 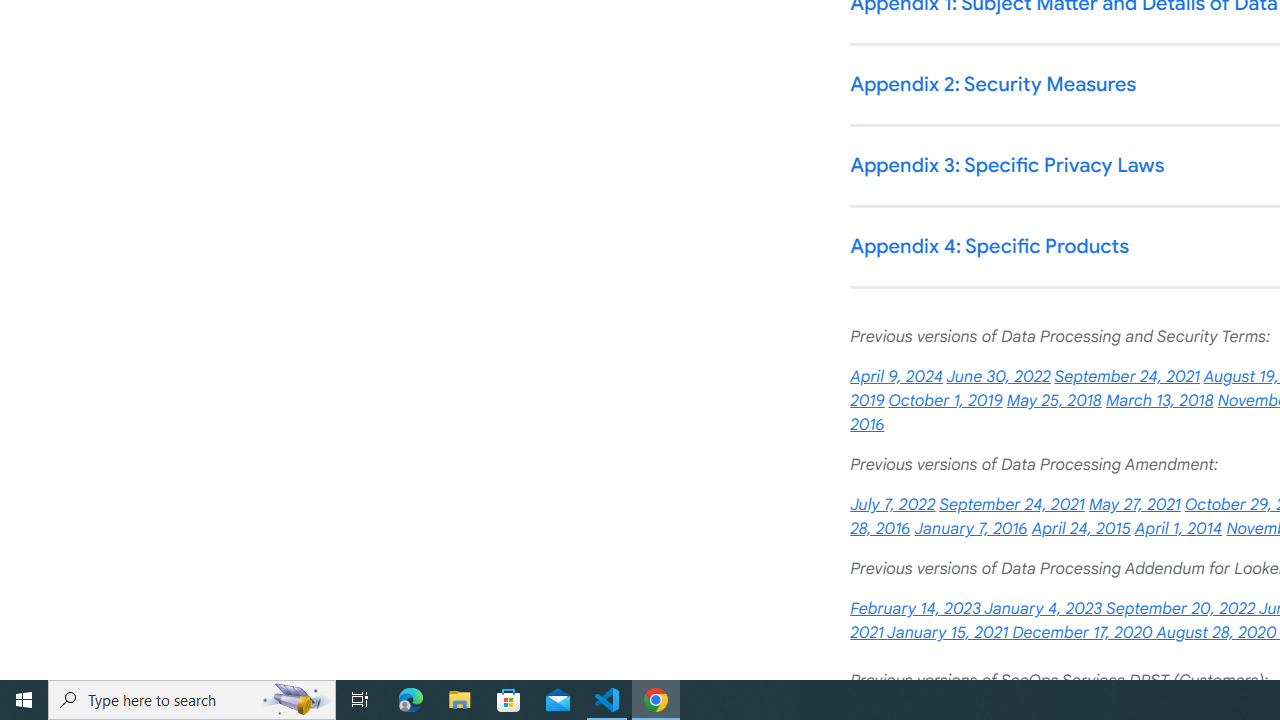 What do you see at coordinates (1159, 401) in the screenshot?
I see `'March 13, 2018'` at bounding box center [1159, 401].